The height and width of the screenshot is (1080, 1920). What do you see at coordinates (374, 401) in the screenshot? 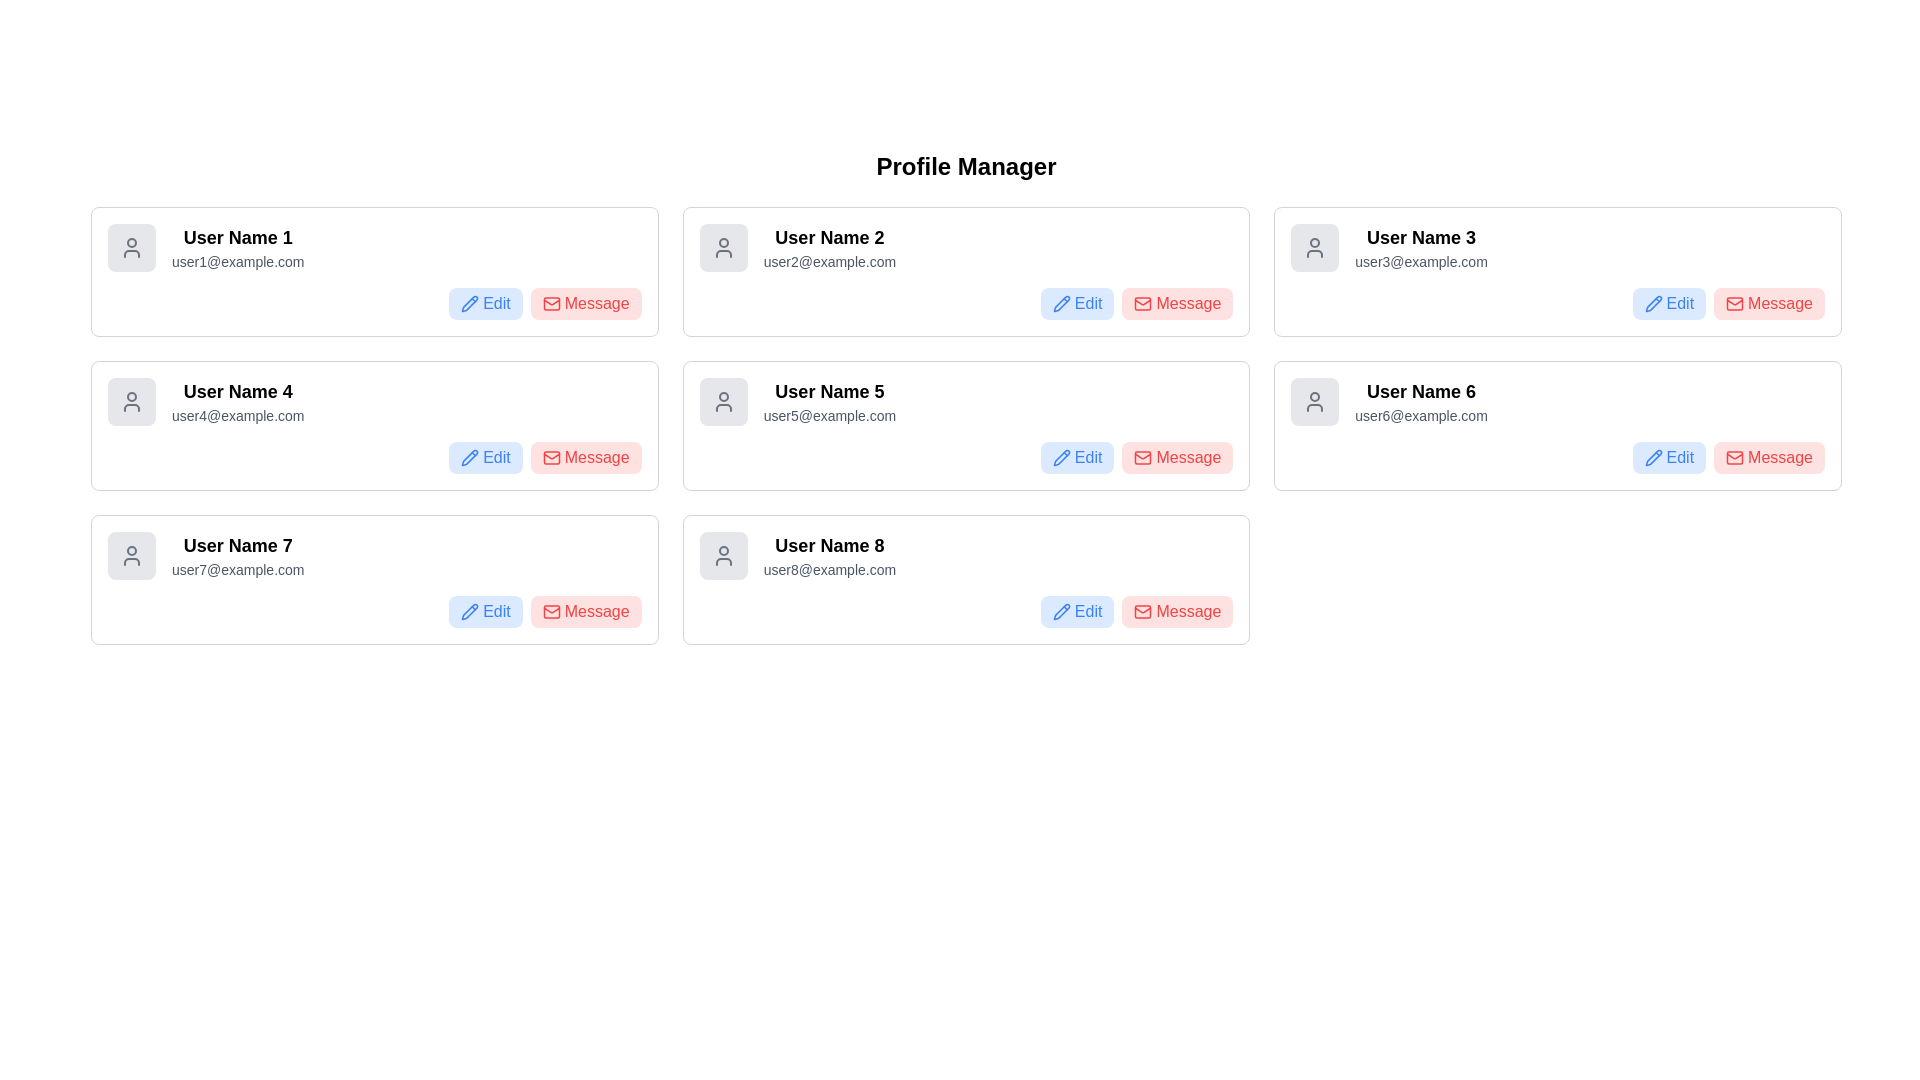
I see `the User Profile Card that displays user information including their name and email address, located in the second row, first column of the grid layout` at bounding box center [374, 401].